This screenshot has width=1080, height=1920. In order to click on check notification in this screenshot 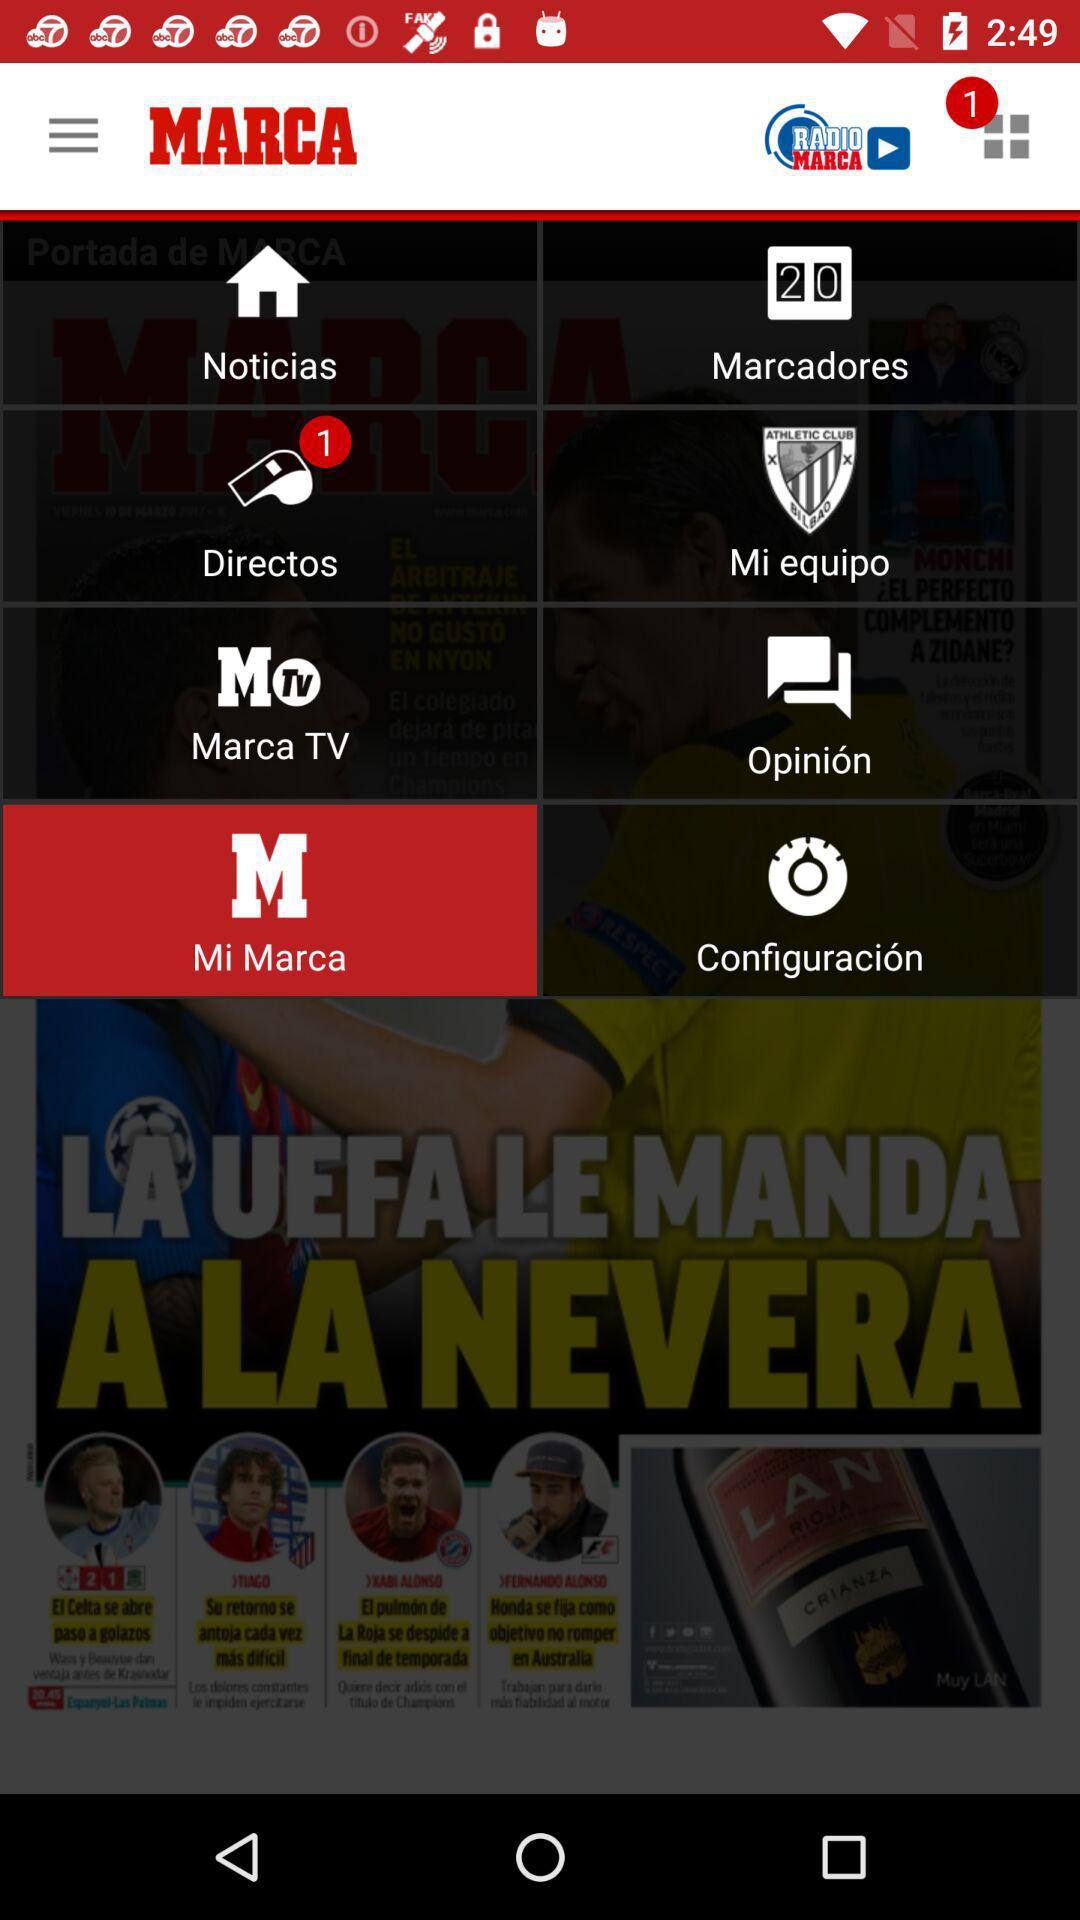, I will do `click(1006, 135)`.